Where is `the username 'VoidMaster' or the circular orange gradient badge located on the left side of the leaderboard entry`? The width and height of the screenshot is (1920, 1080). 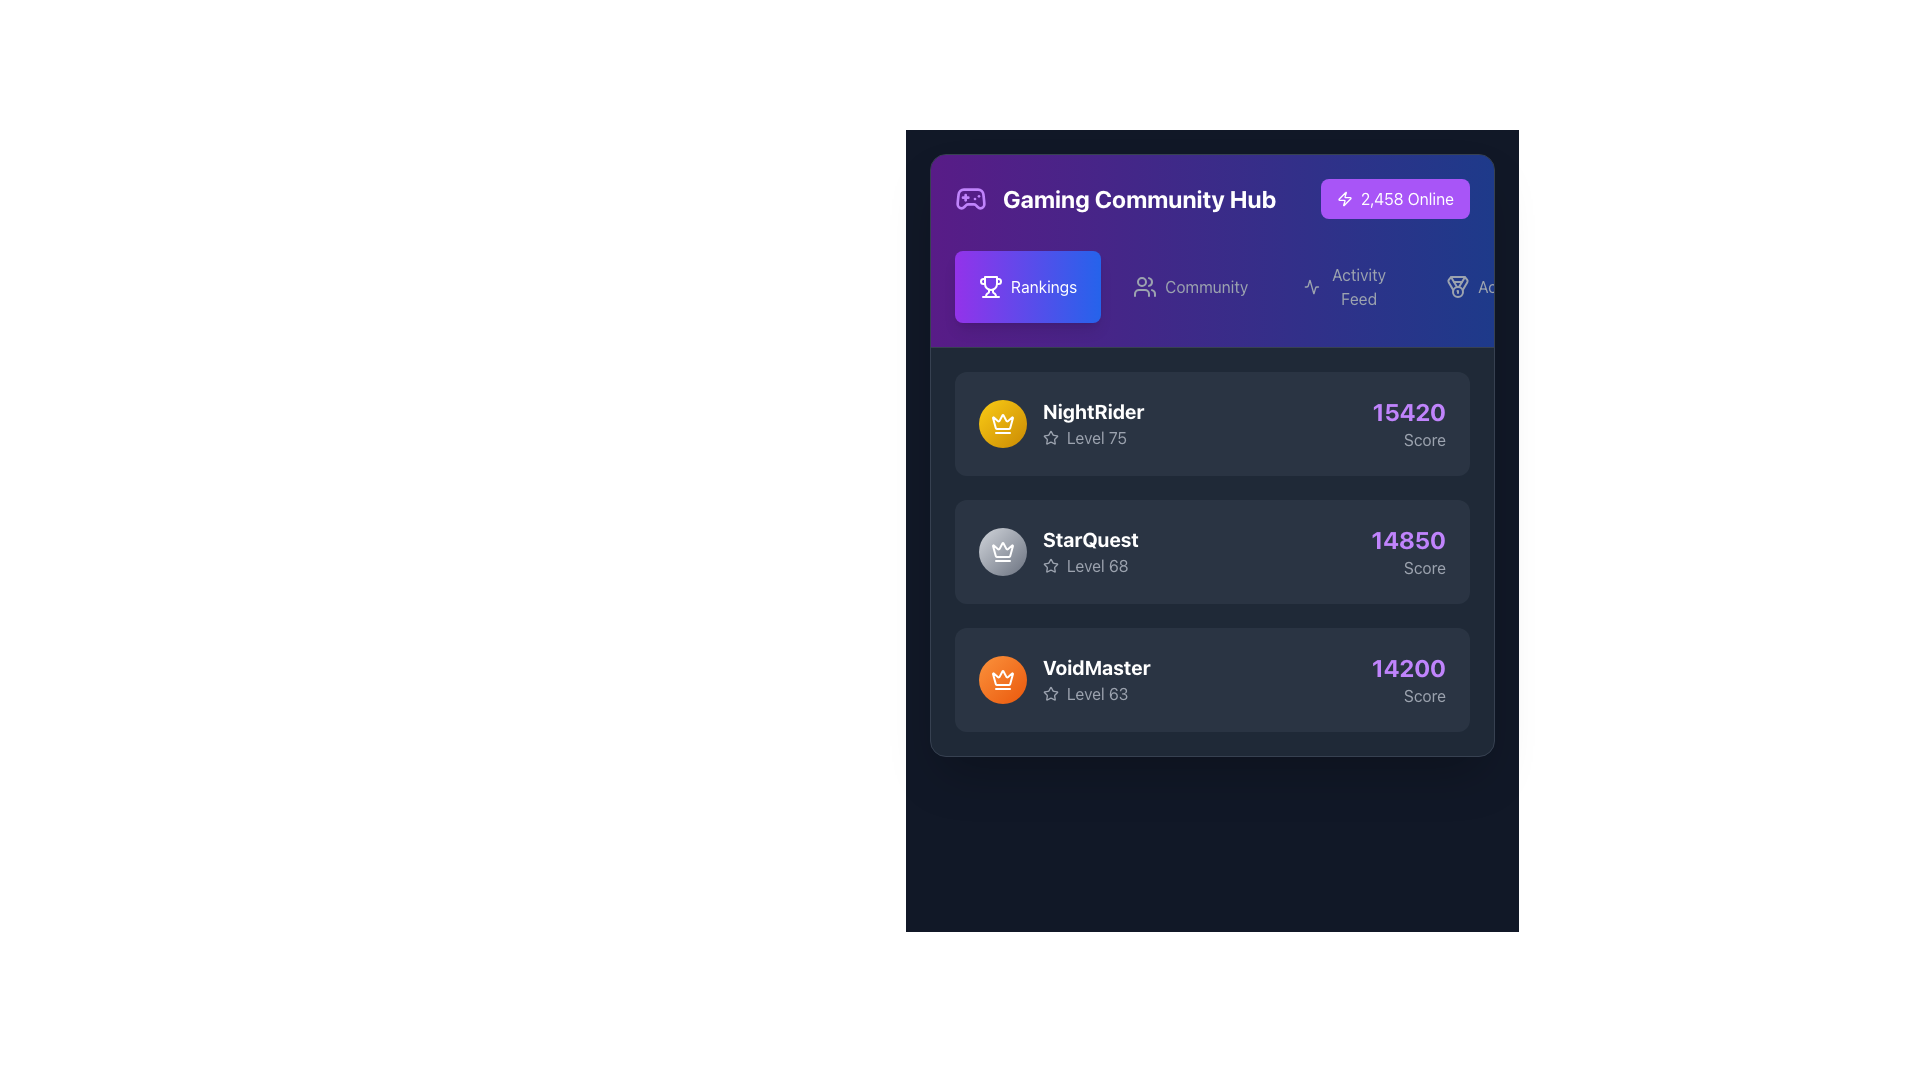
the username 'VoidMaster' or the circular orange gradient badge located on the left side of the leaderboard entry is located at coordinates (1063, 678).